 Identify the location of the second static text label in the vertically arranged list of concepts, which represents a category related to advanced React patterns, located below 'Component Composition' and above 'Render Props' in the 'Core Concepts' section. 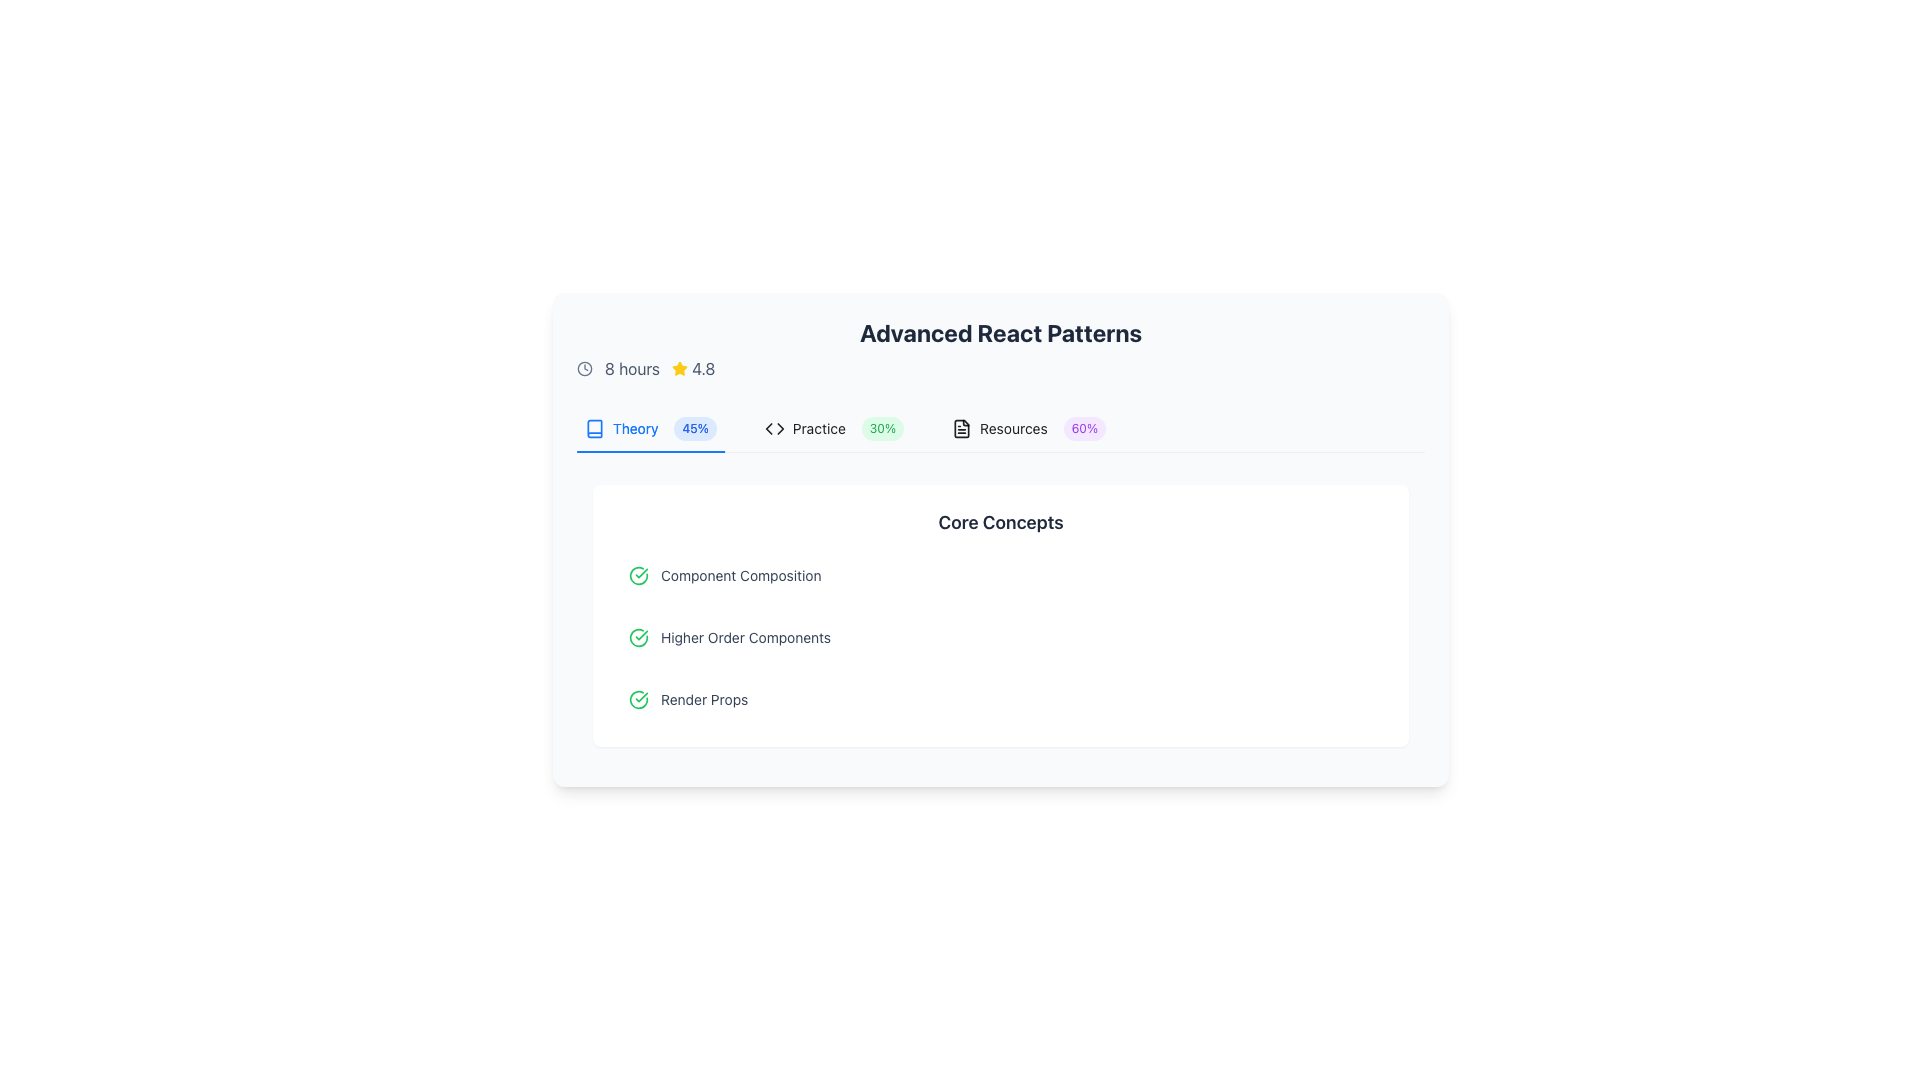
(745, 637).